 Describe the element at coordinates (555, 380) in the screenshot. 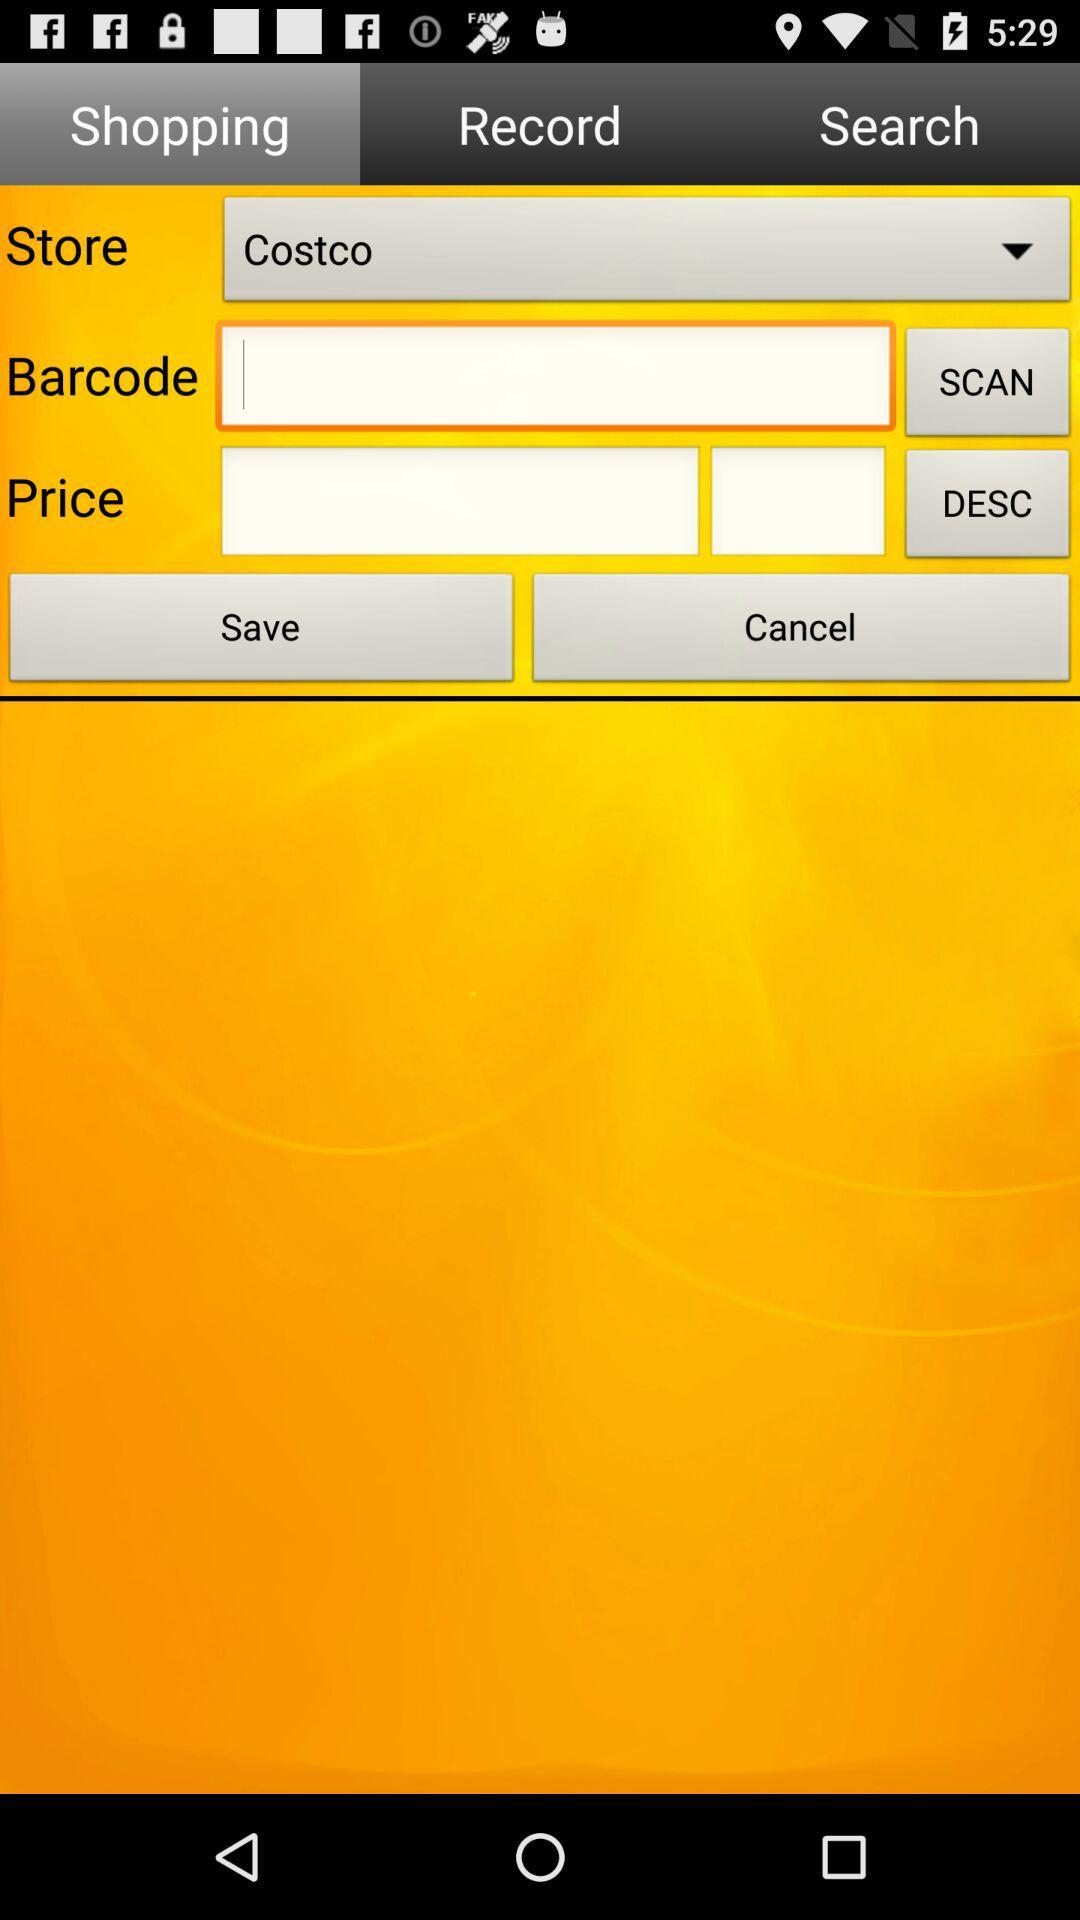

I see `press empty space next to barcode` at that location.